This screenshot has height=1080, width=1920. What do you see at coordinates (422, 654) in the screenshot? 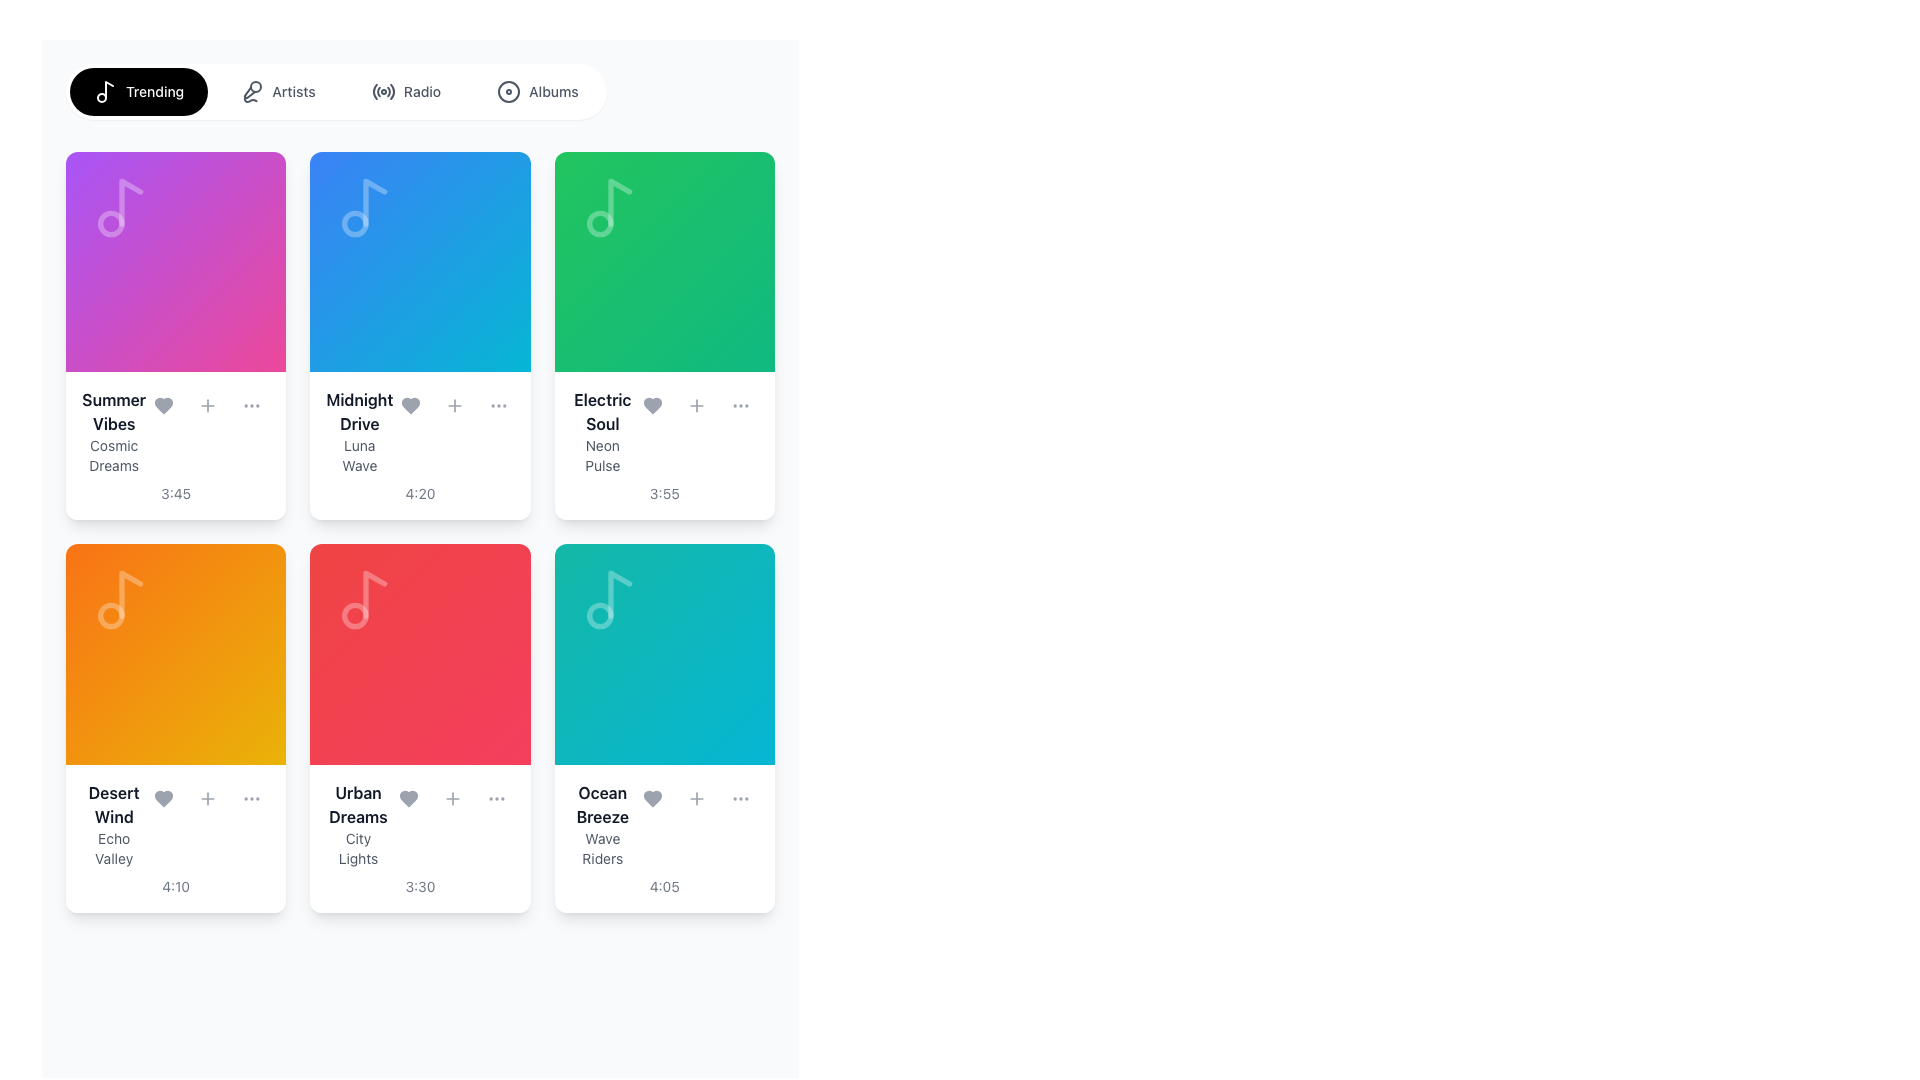
I see `the play triangle icon located centrally within the red card labeled 'Urban Dreams'` at bounding box center [422, 654].